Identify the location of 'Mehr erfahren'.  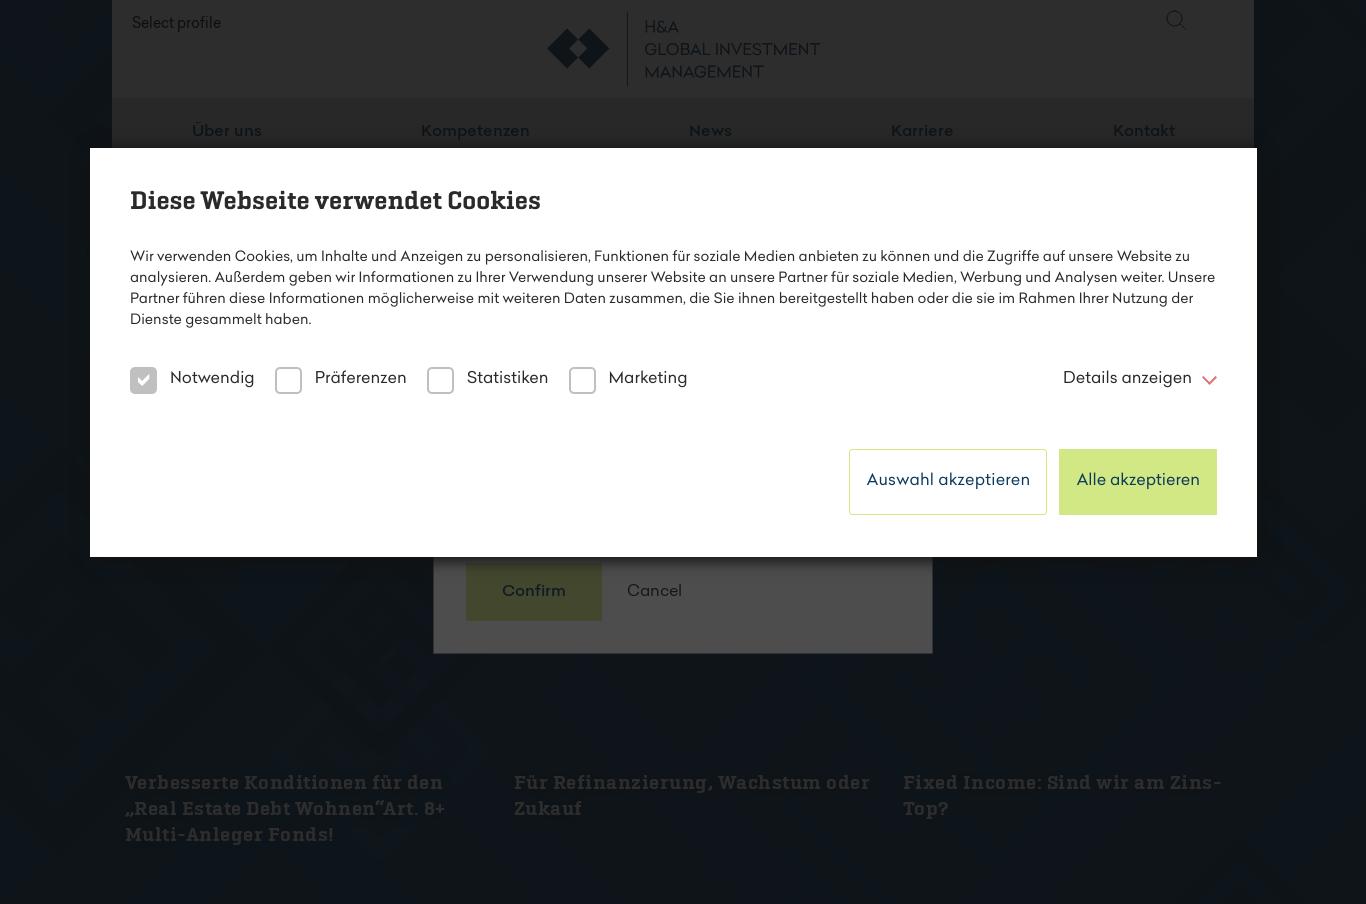
(625, 543).